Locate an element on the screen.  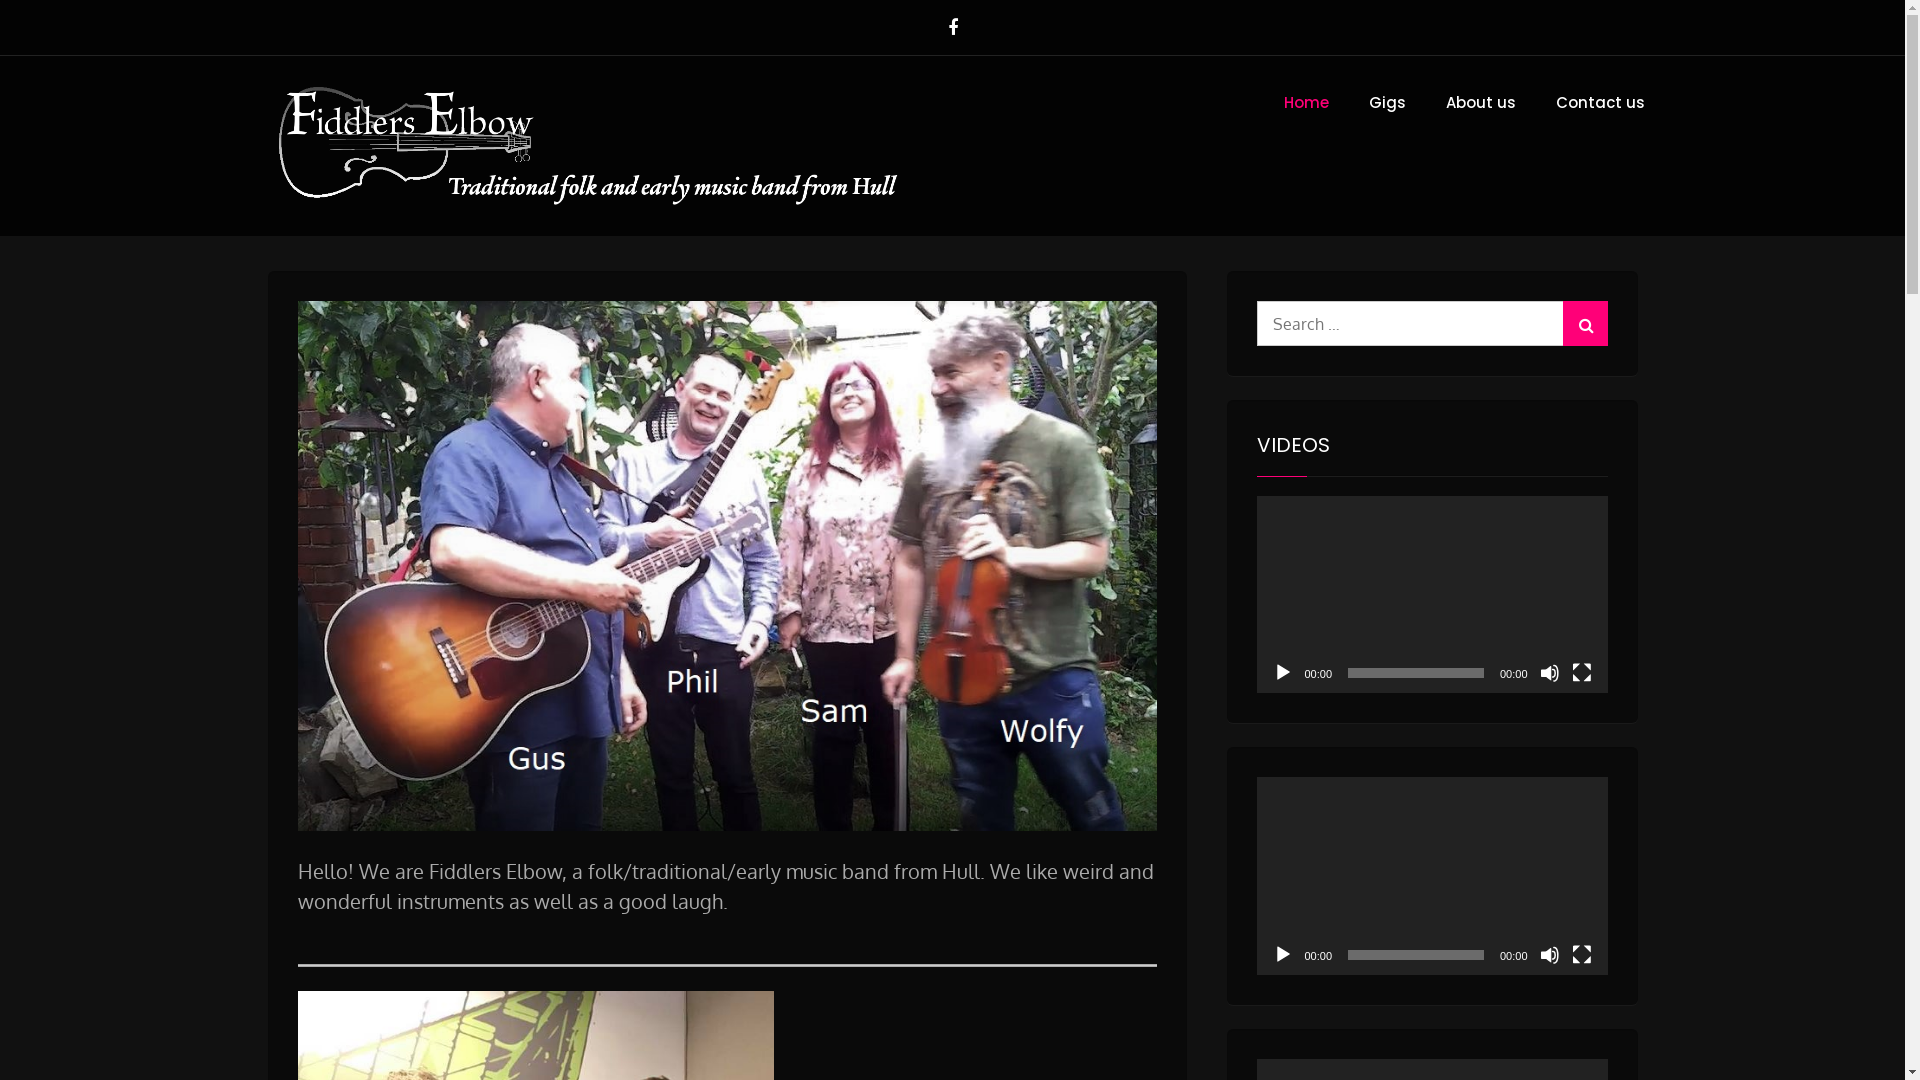
'Gigs' is located at coordinates (1385, 103).